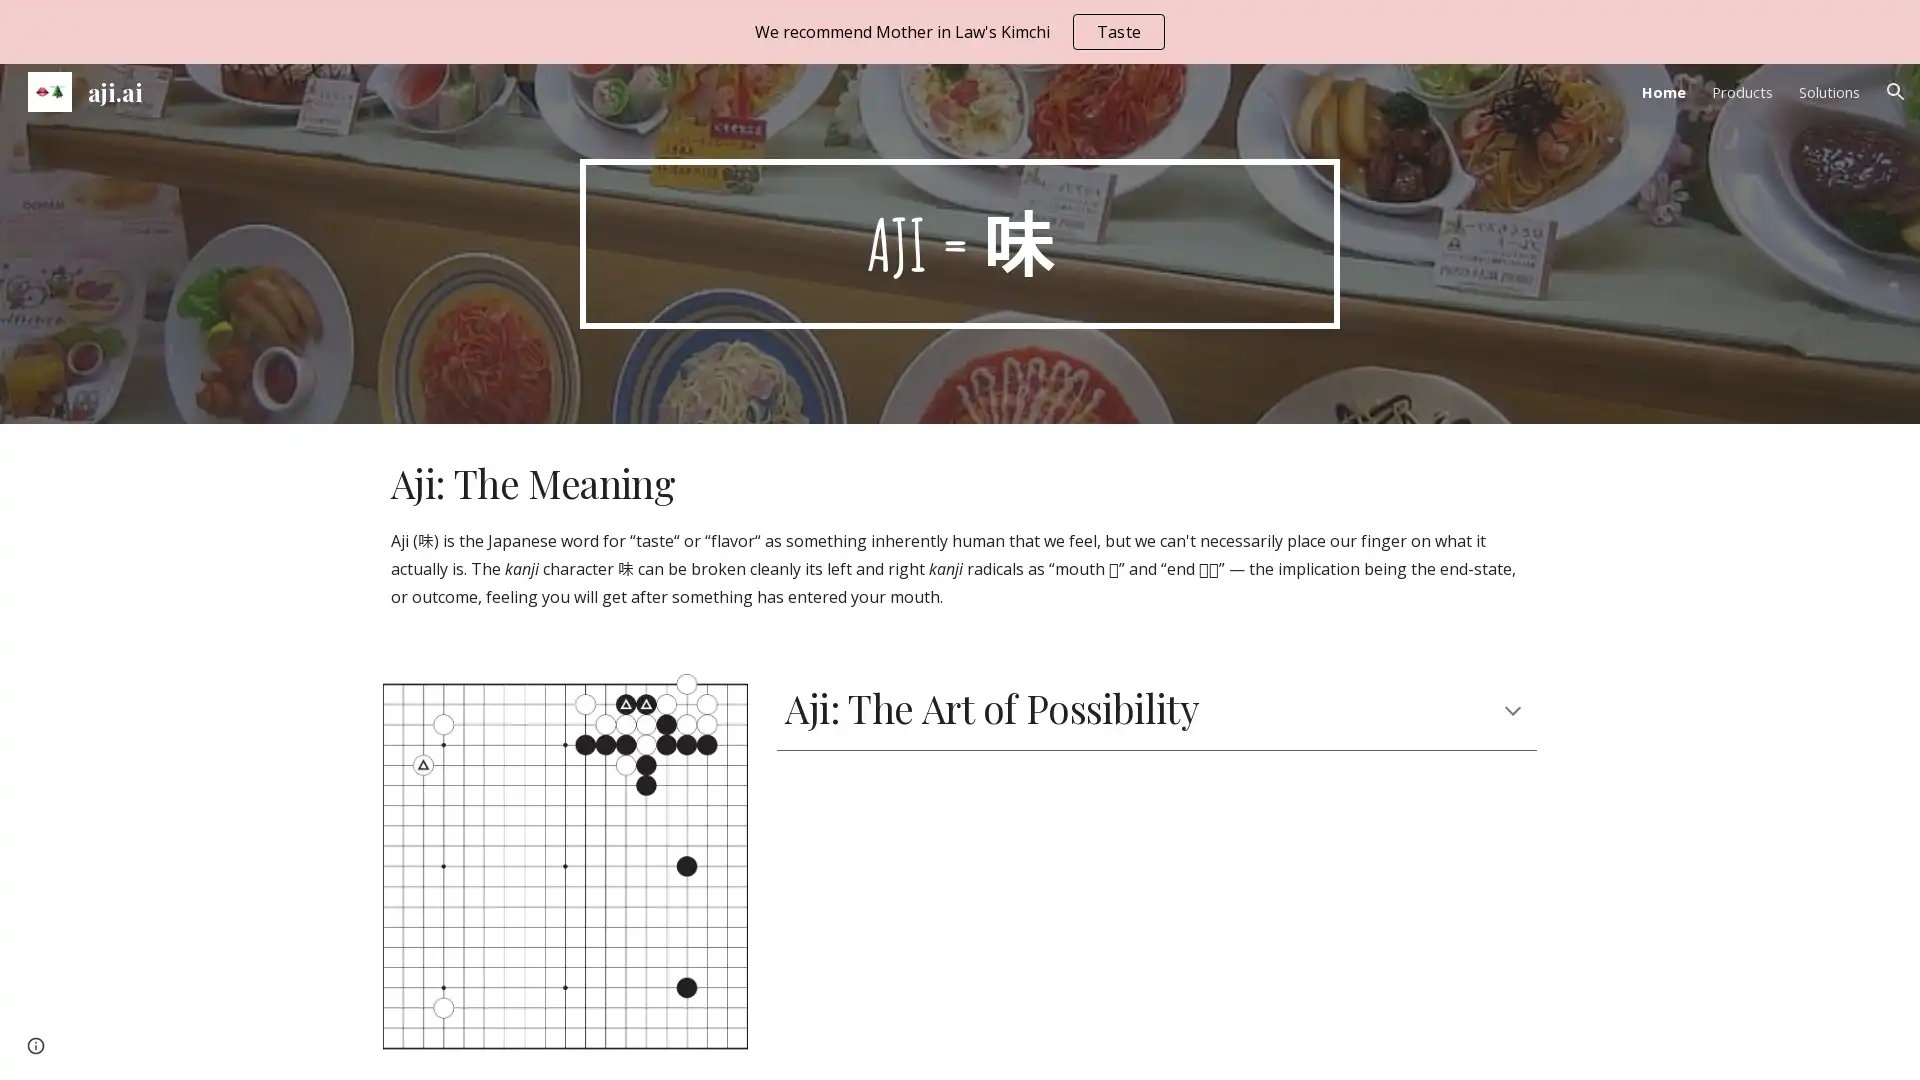  Describe the element at coordinates (35, 1044) in the screenshot. I see `Site actions` at that location.